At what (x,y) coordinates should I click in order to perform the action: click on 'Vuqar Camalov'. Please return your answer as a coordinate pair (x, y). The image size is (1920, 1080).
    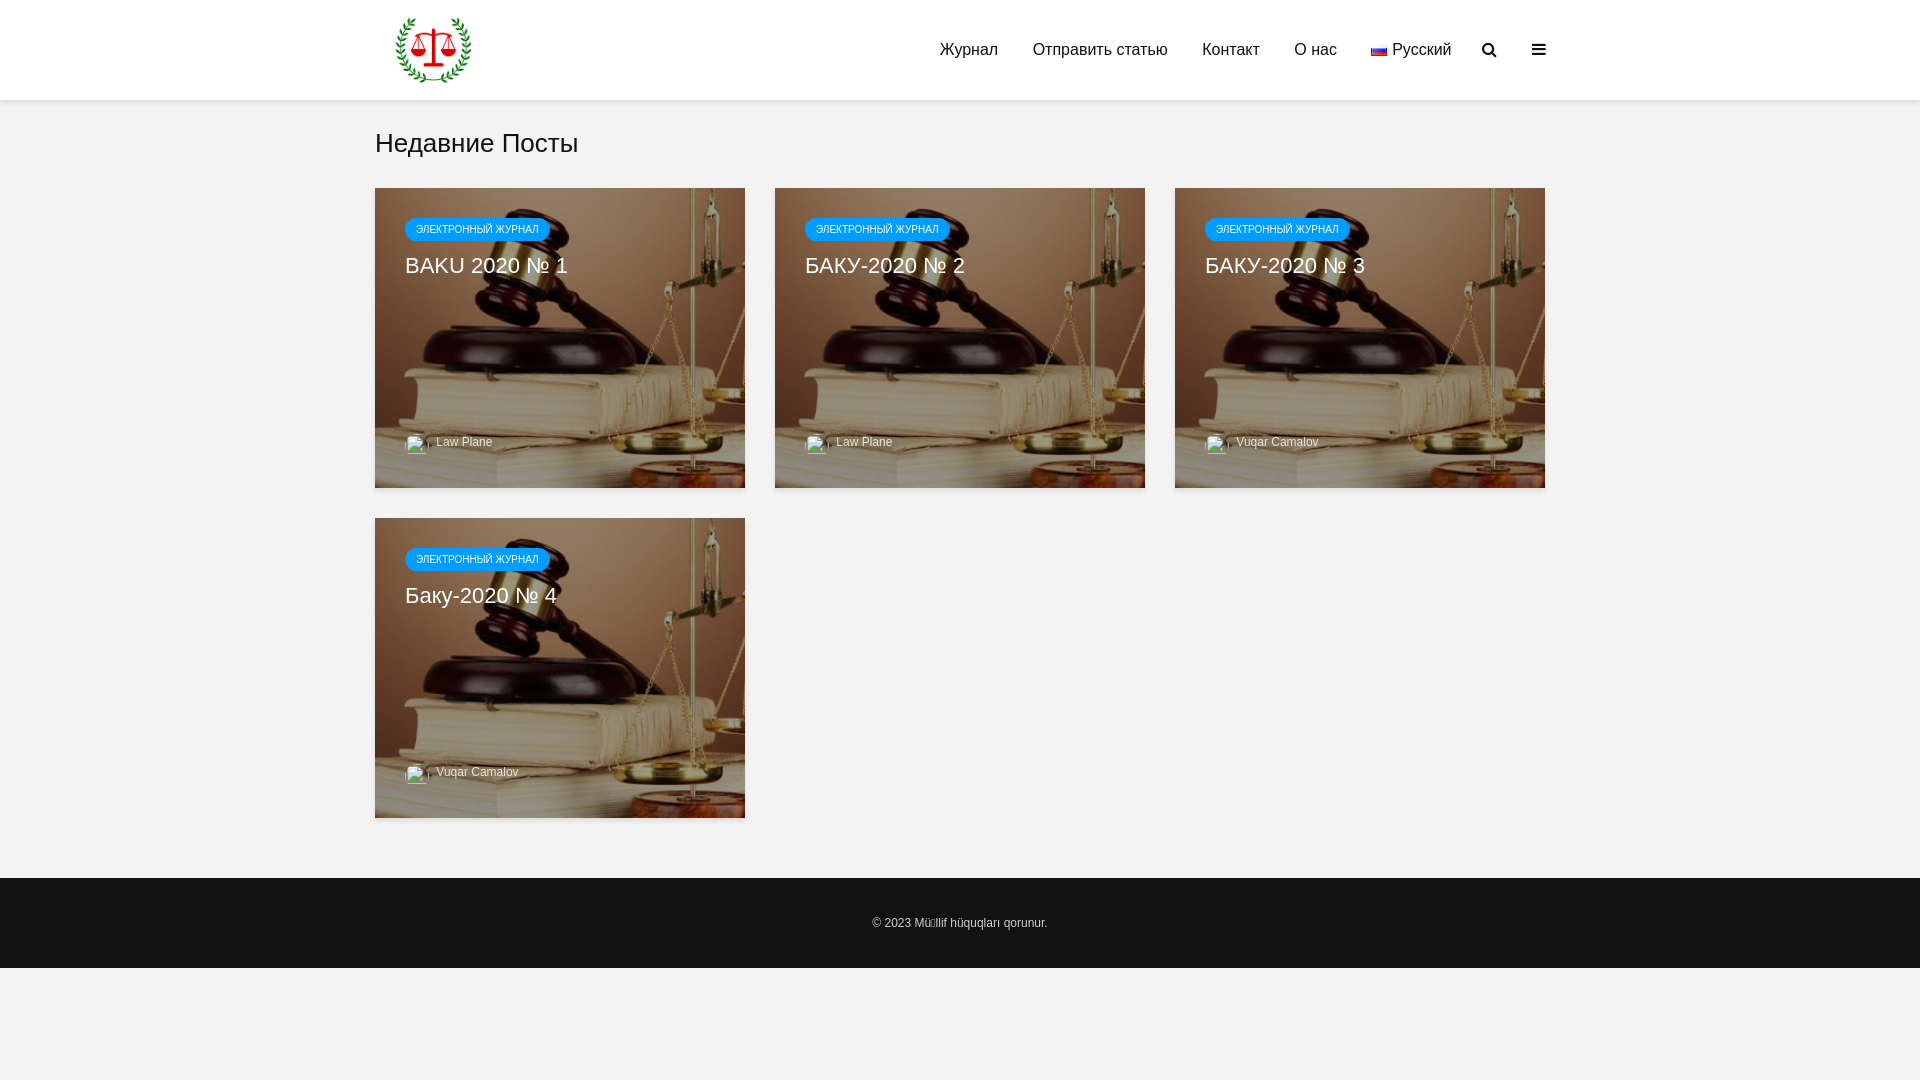
    Looking at the image, I should click on (1261, 441).